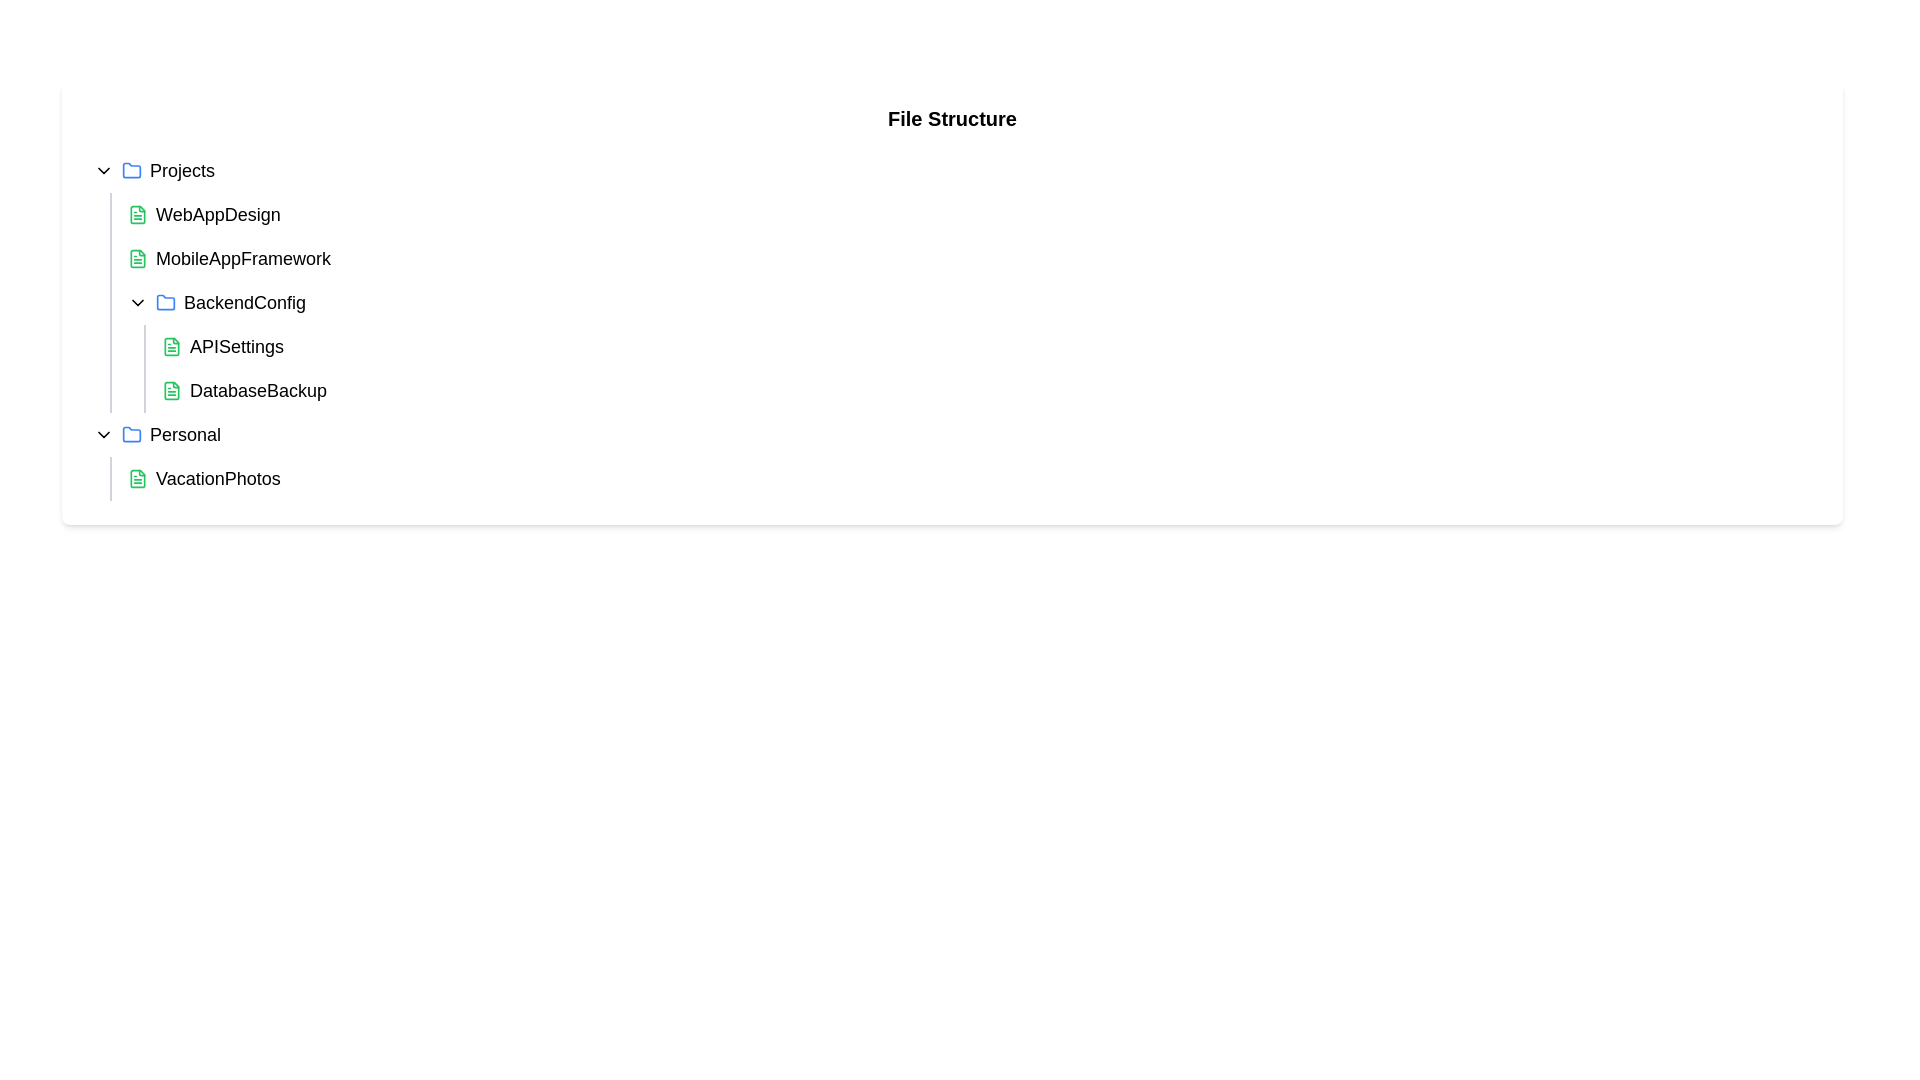 The image size is (1920, 1080). I want to click on the Text Label that provides the name or title of a file or folder entry within the 'Personal' folder section, following the icon that resembles a file, so click(218, 478).